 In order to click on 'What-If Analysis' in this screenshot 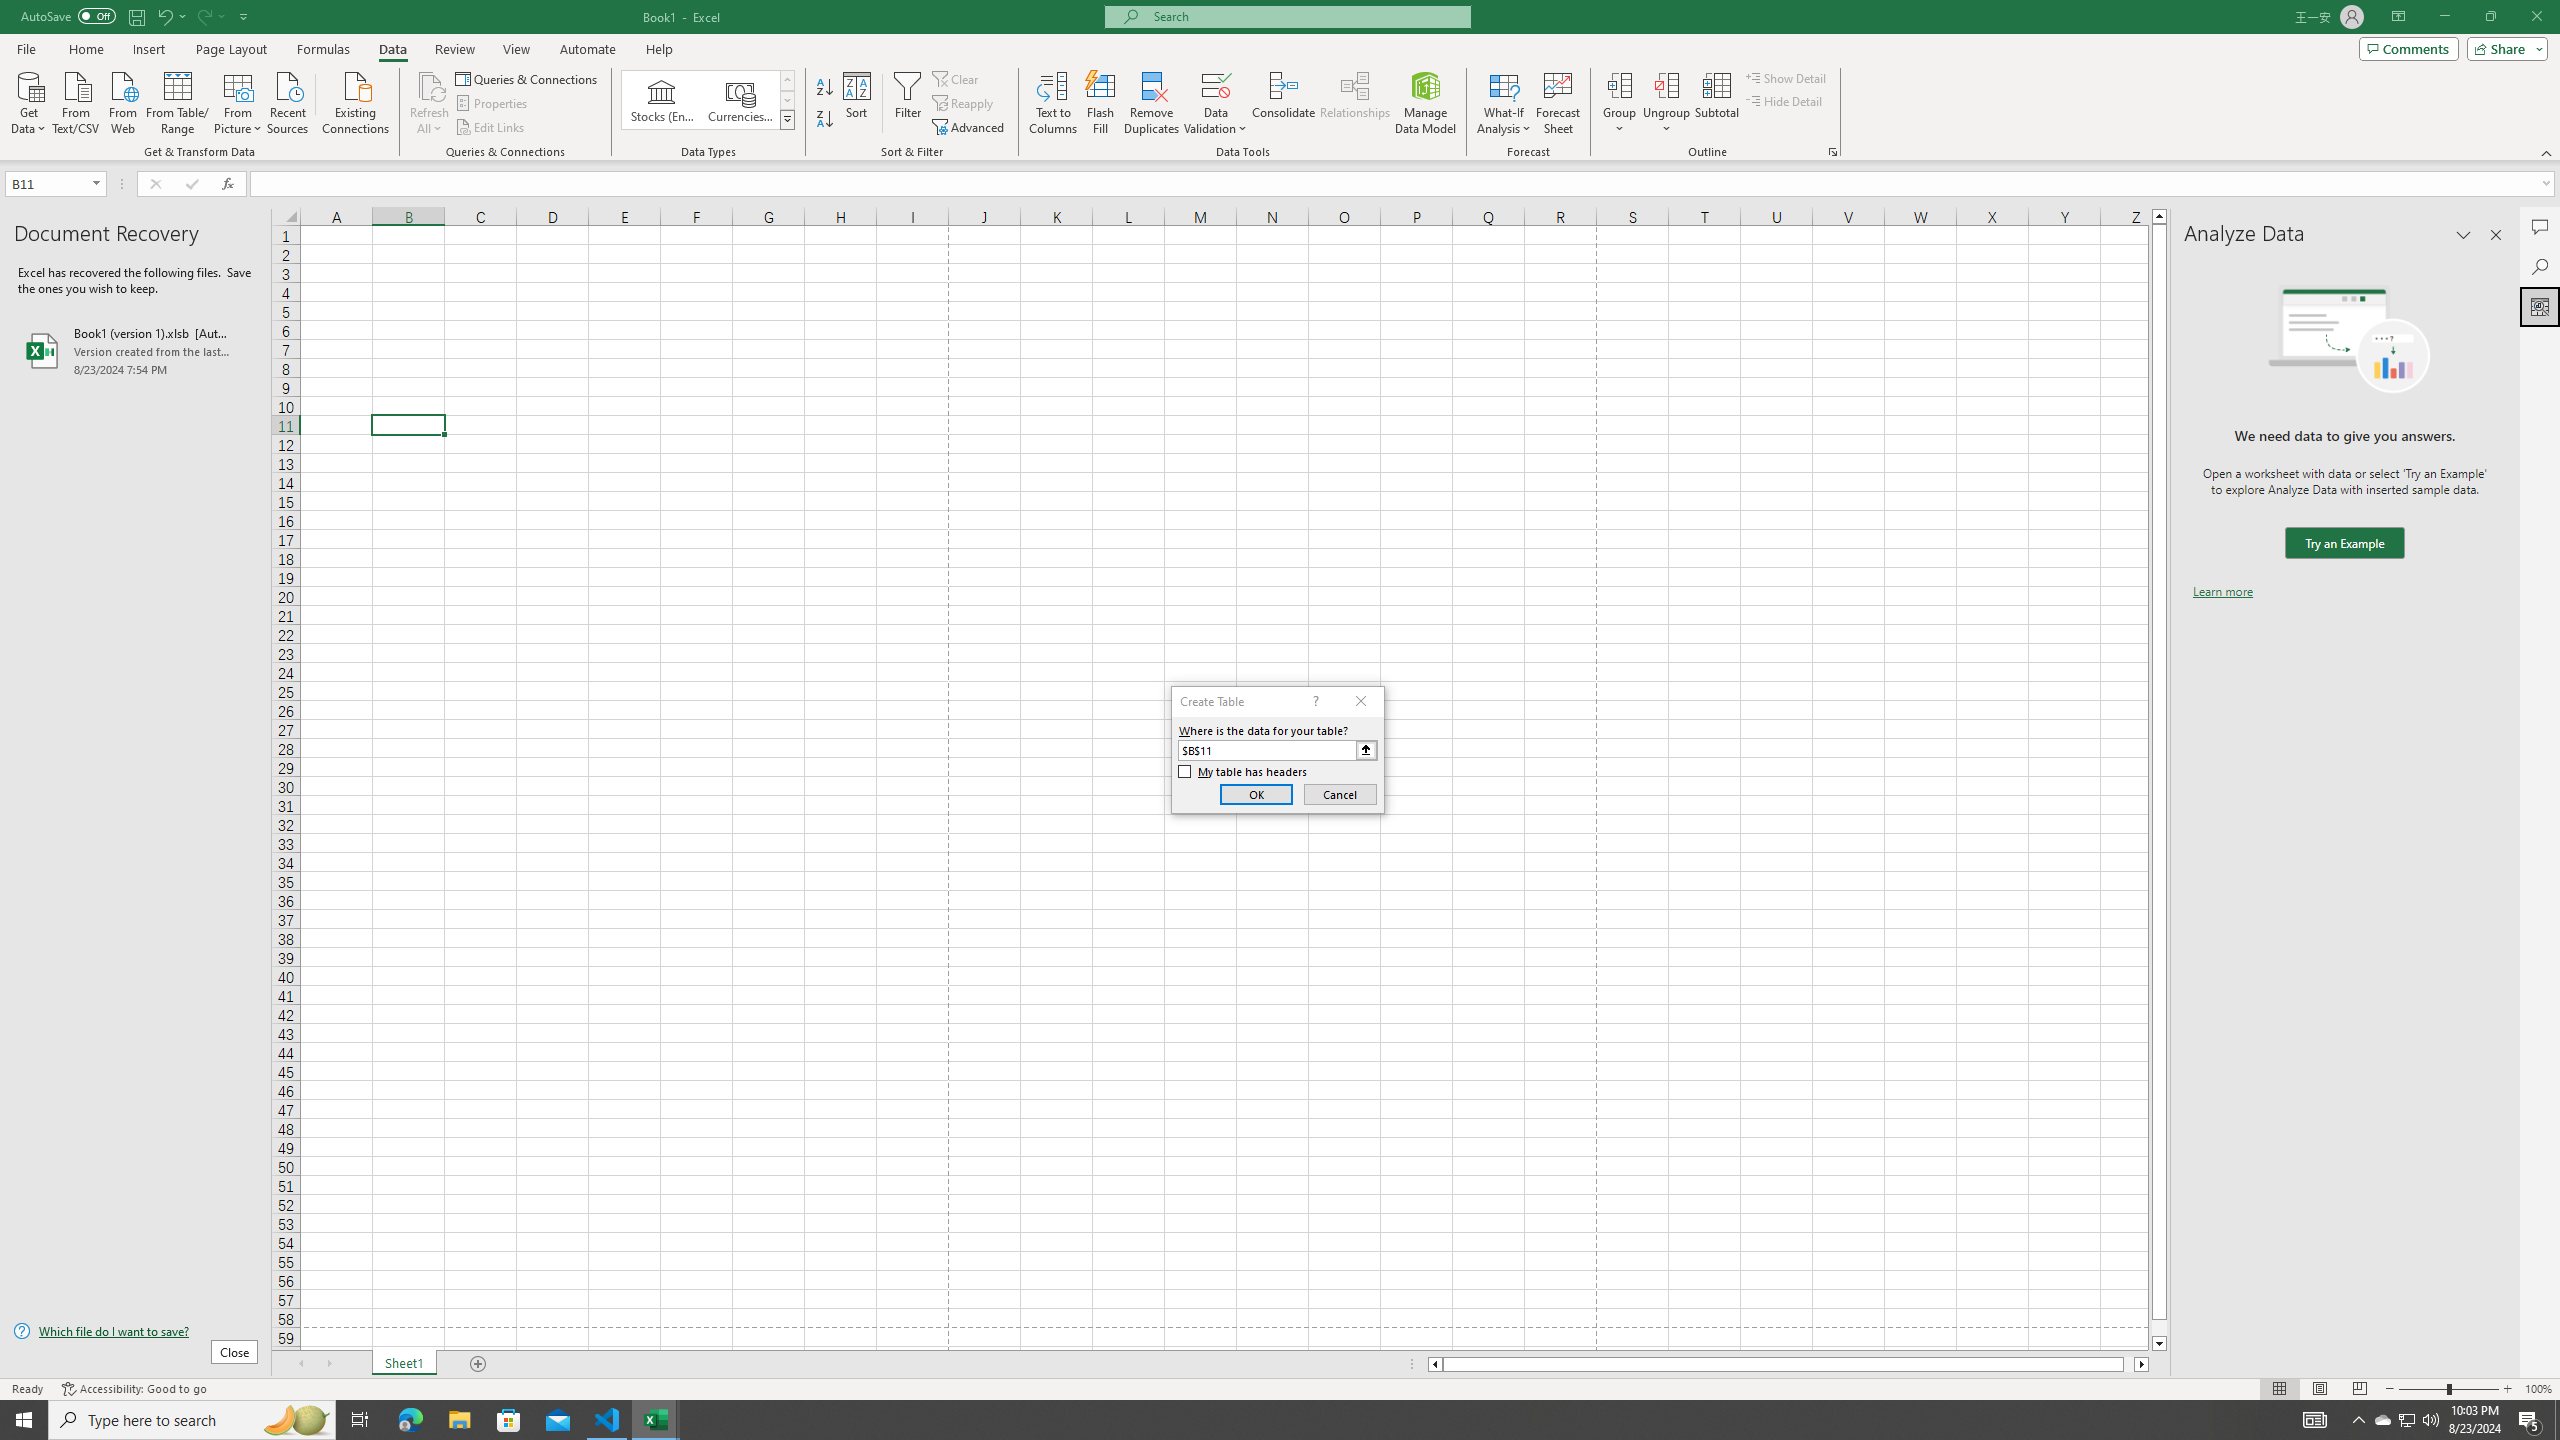, I will do `click(1504, 103)`.